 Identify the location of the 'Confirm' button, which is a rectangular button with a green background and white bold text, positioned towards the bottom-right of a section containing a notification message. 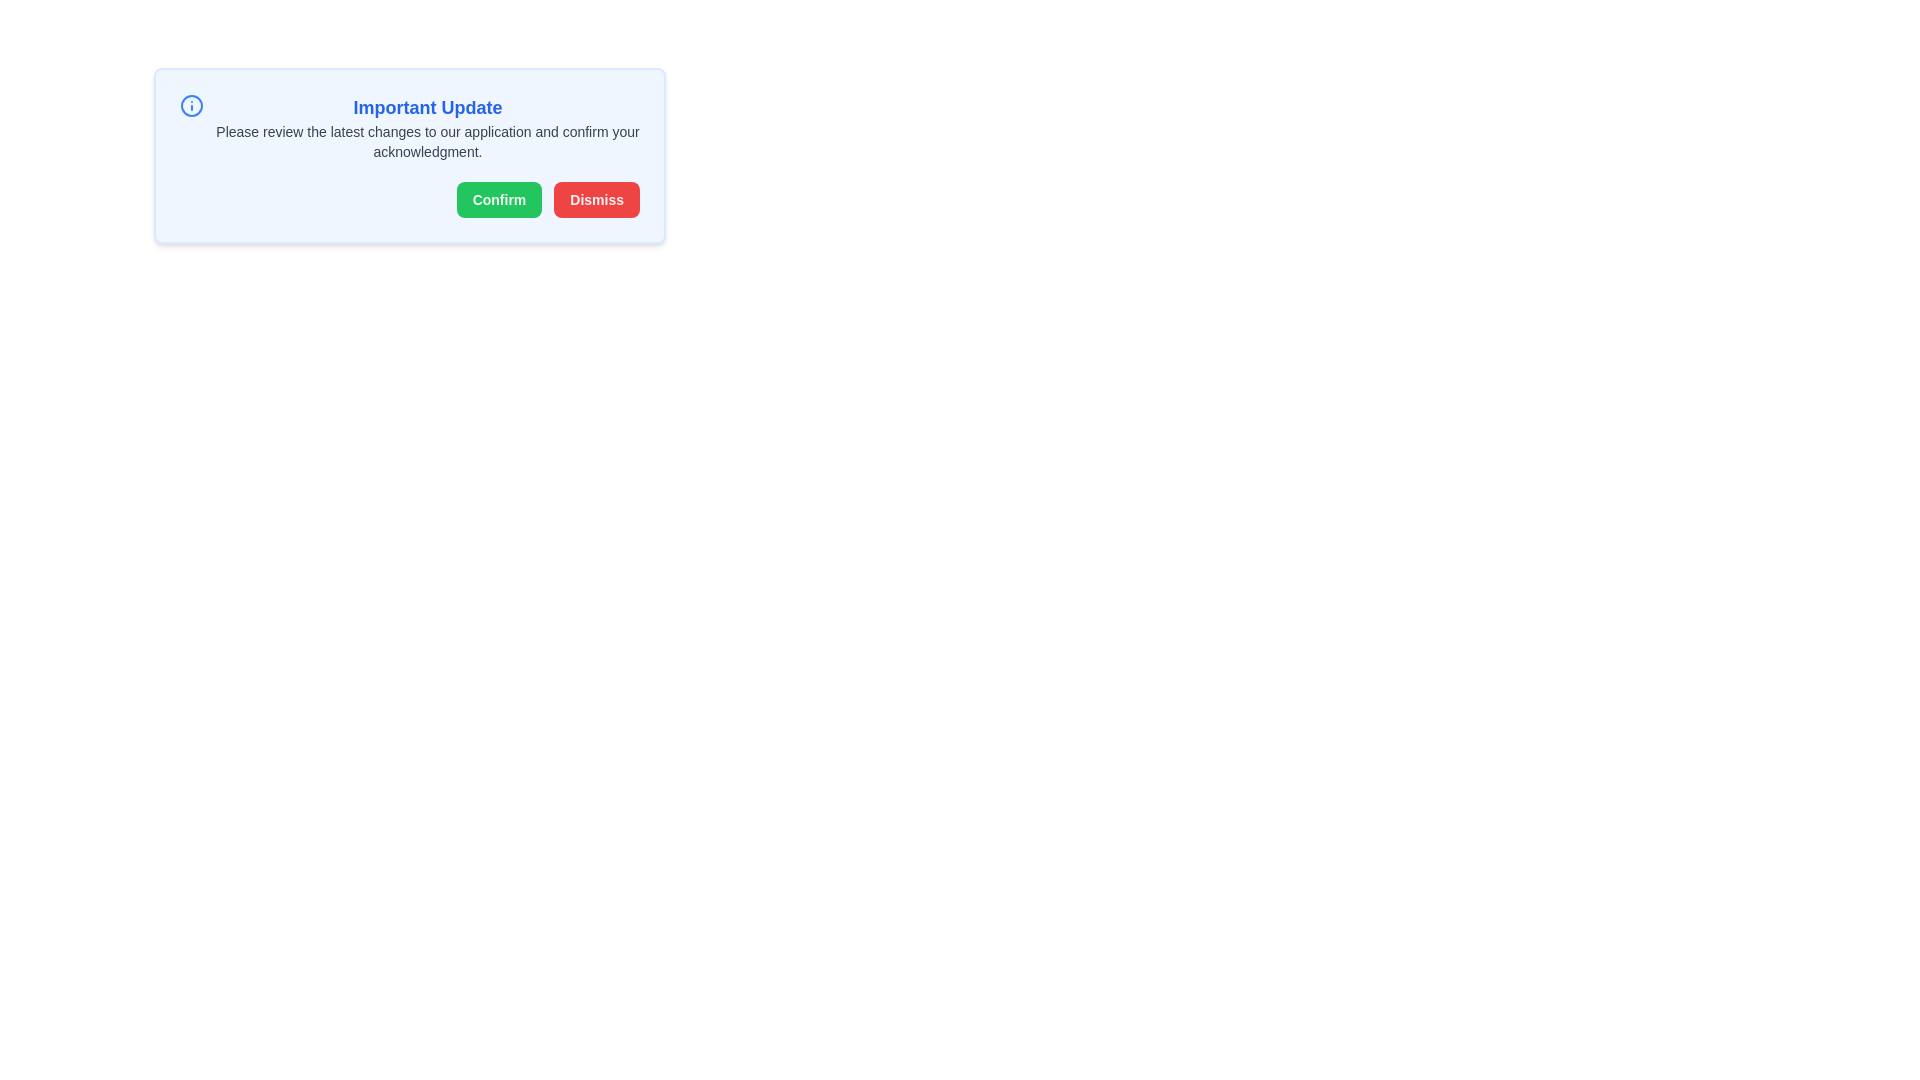
(499, 200).